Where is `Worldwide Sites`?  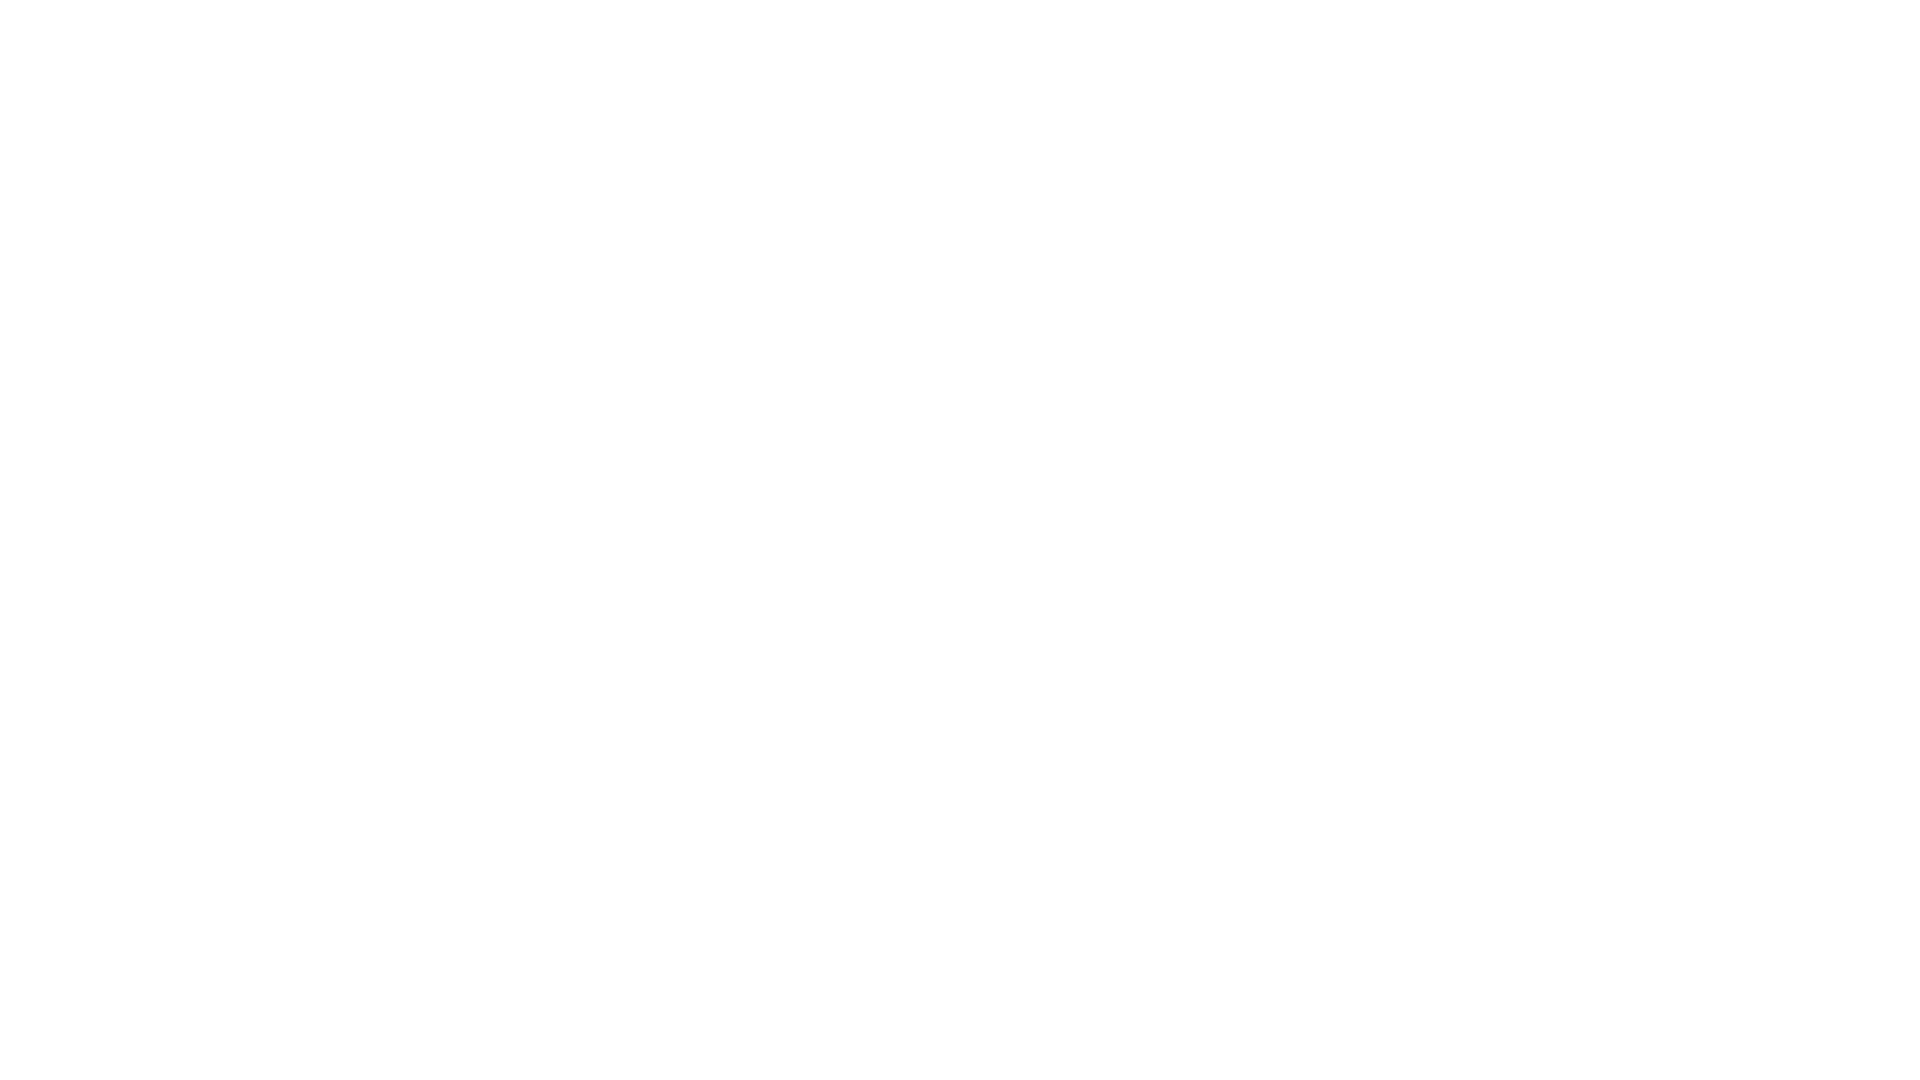
Worldwide Sites is located at coordinates (1395, 32).